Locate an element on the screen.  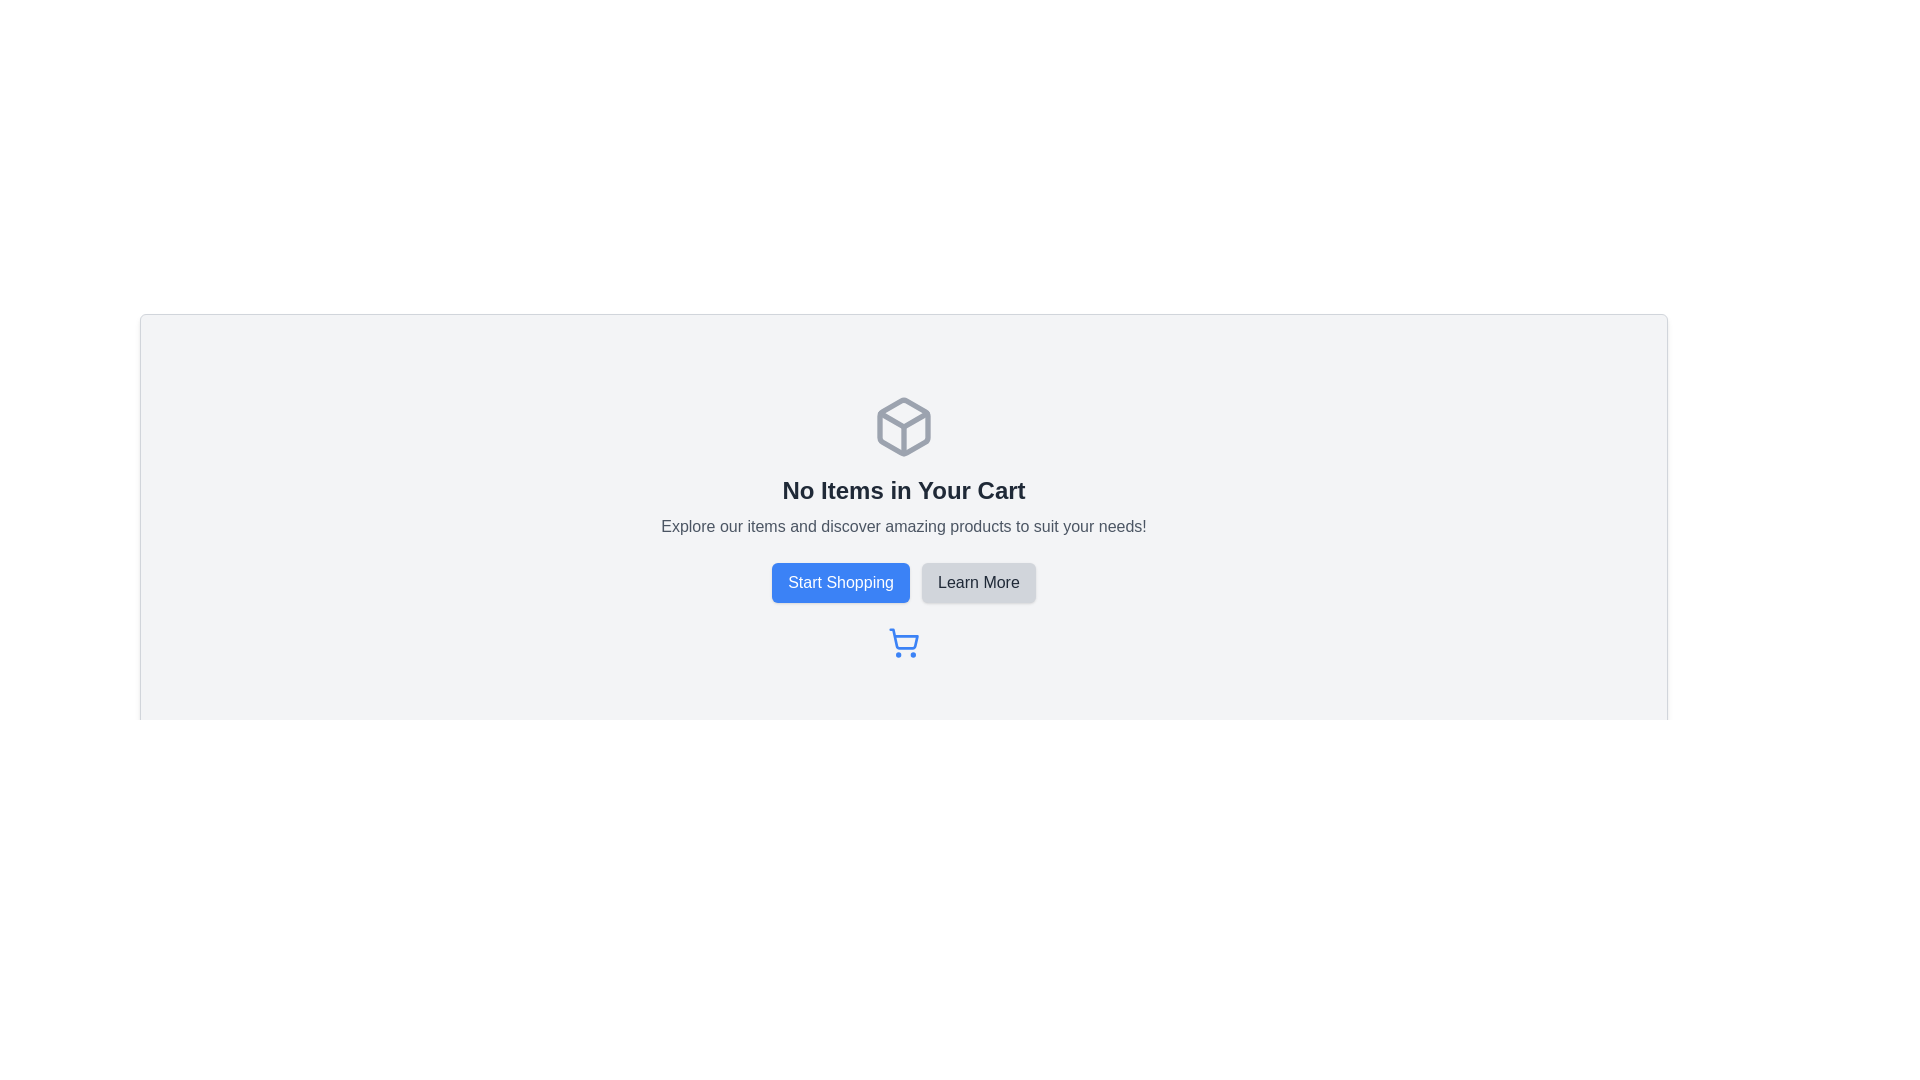
the leftmost button below the text 'Explore our items and discover amazing products to suit your needs!' for accessibility navigation is located at coordinates (841, 582).